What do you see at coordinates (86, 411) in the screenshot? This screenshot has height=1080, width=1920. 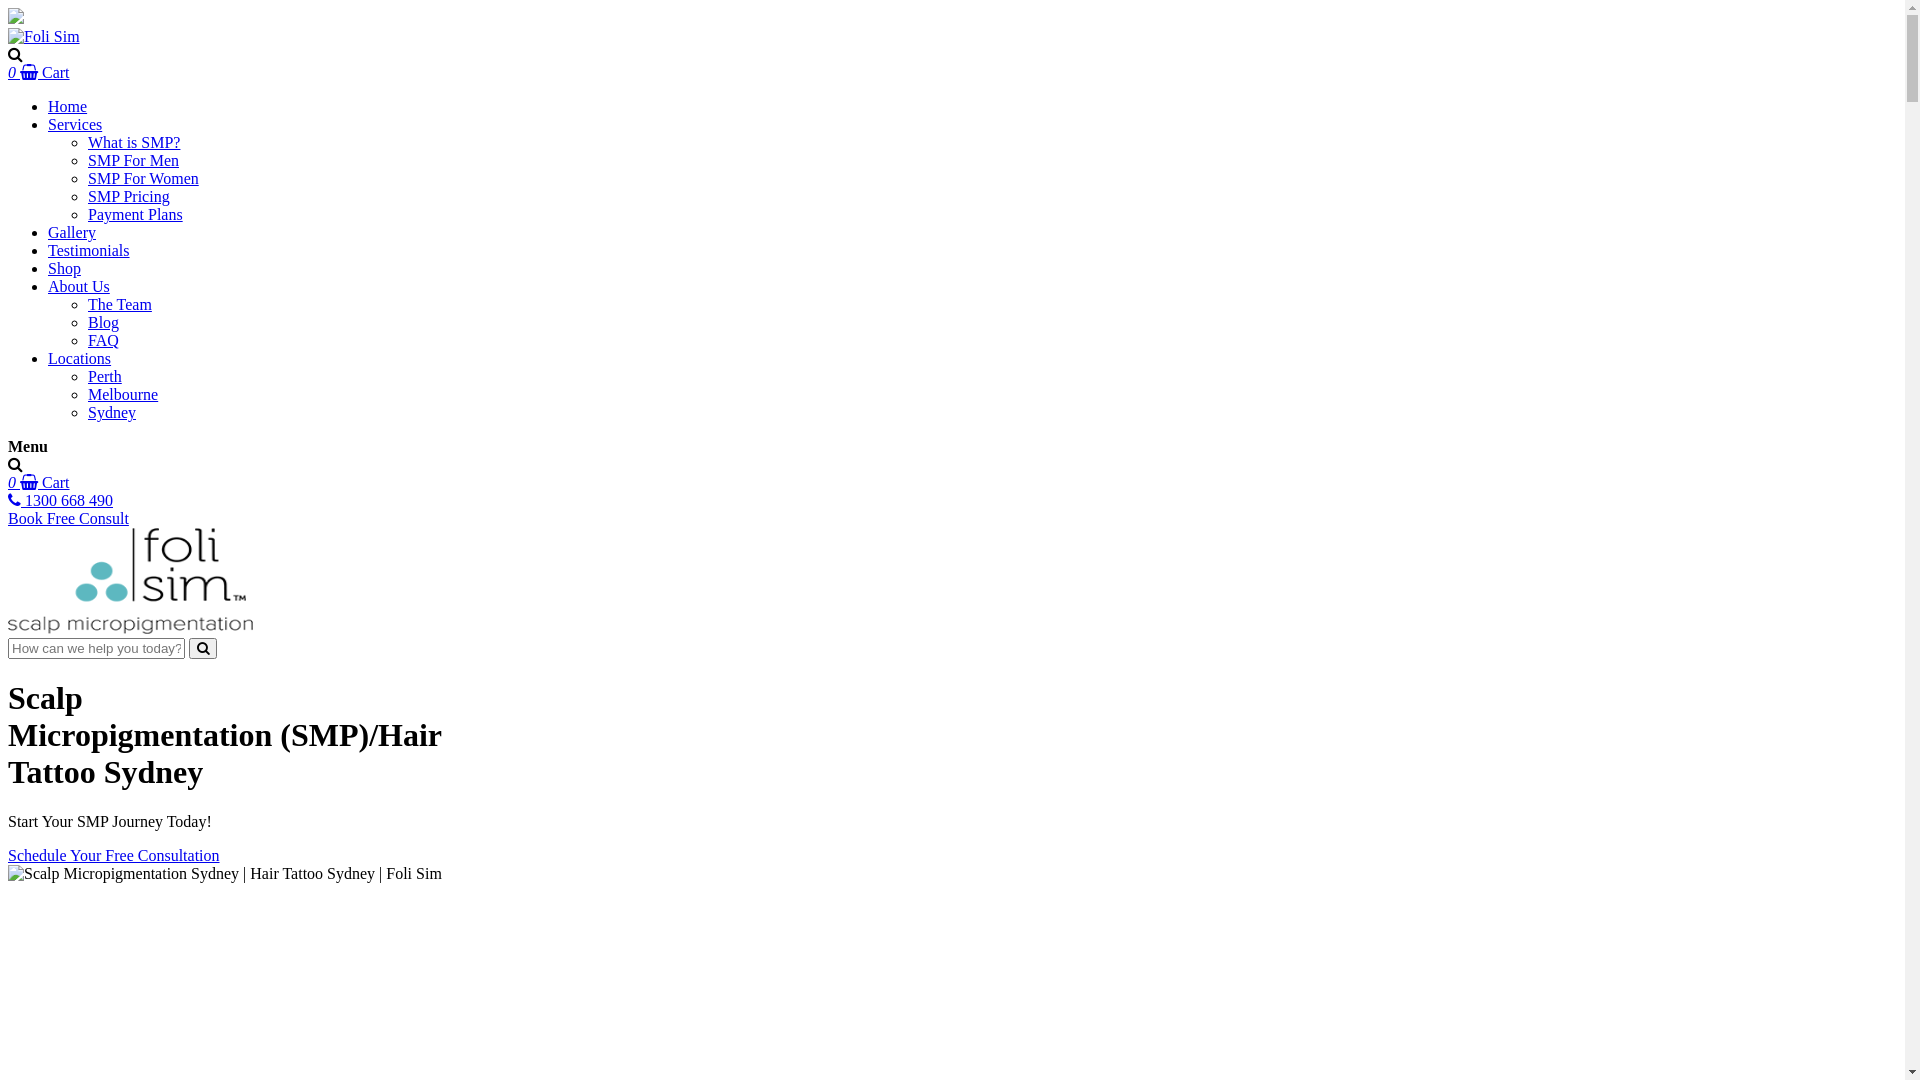 I see `'Sydney'` at bounding box center [86, 411].